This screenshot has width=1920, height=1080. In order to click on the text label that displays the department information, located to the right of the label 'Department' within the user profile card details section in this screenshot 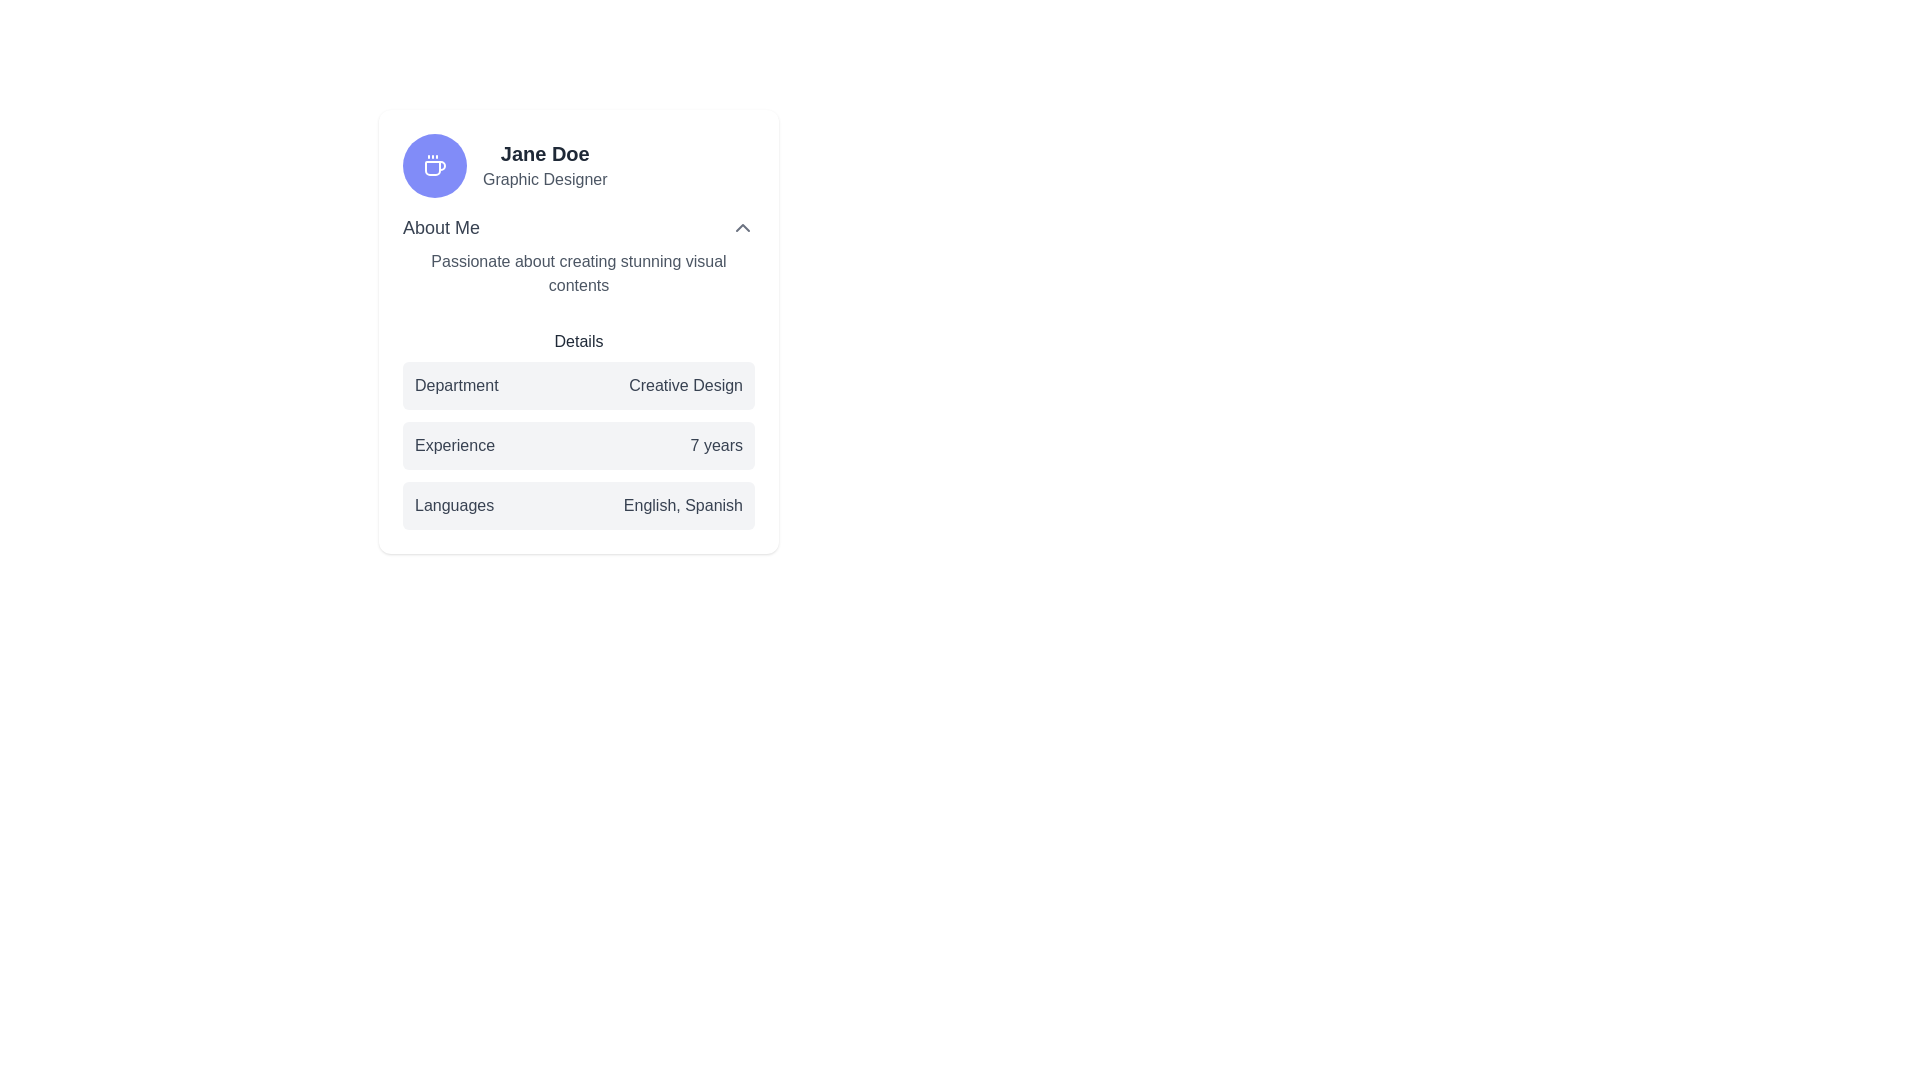, I will do `click(686, 385)`.